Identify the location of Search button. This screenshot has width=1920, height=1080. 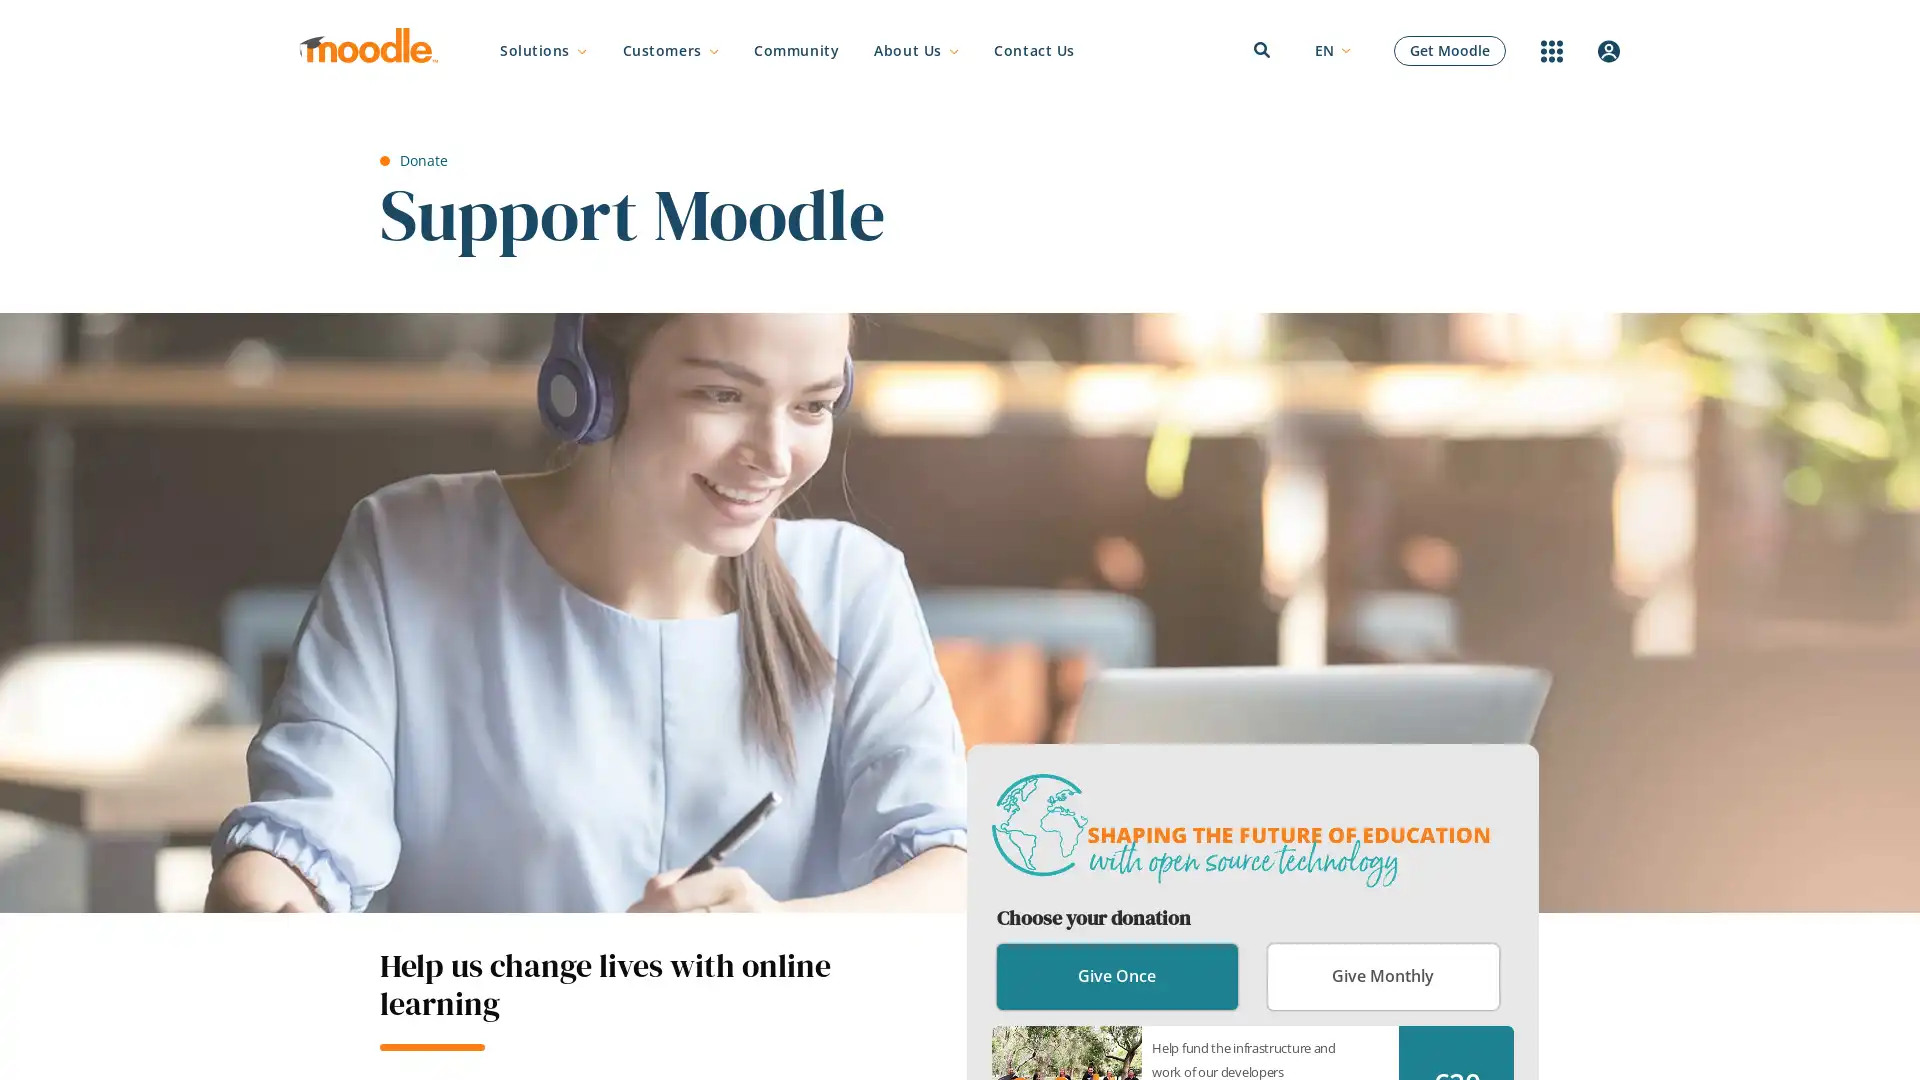
(1391, 543).